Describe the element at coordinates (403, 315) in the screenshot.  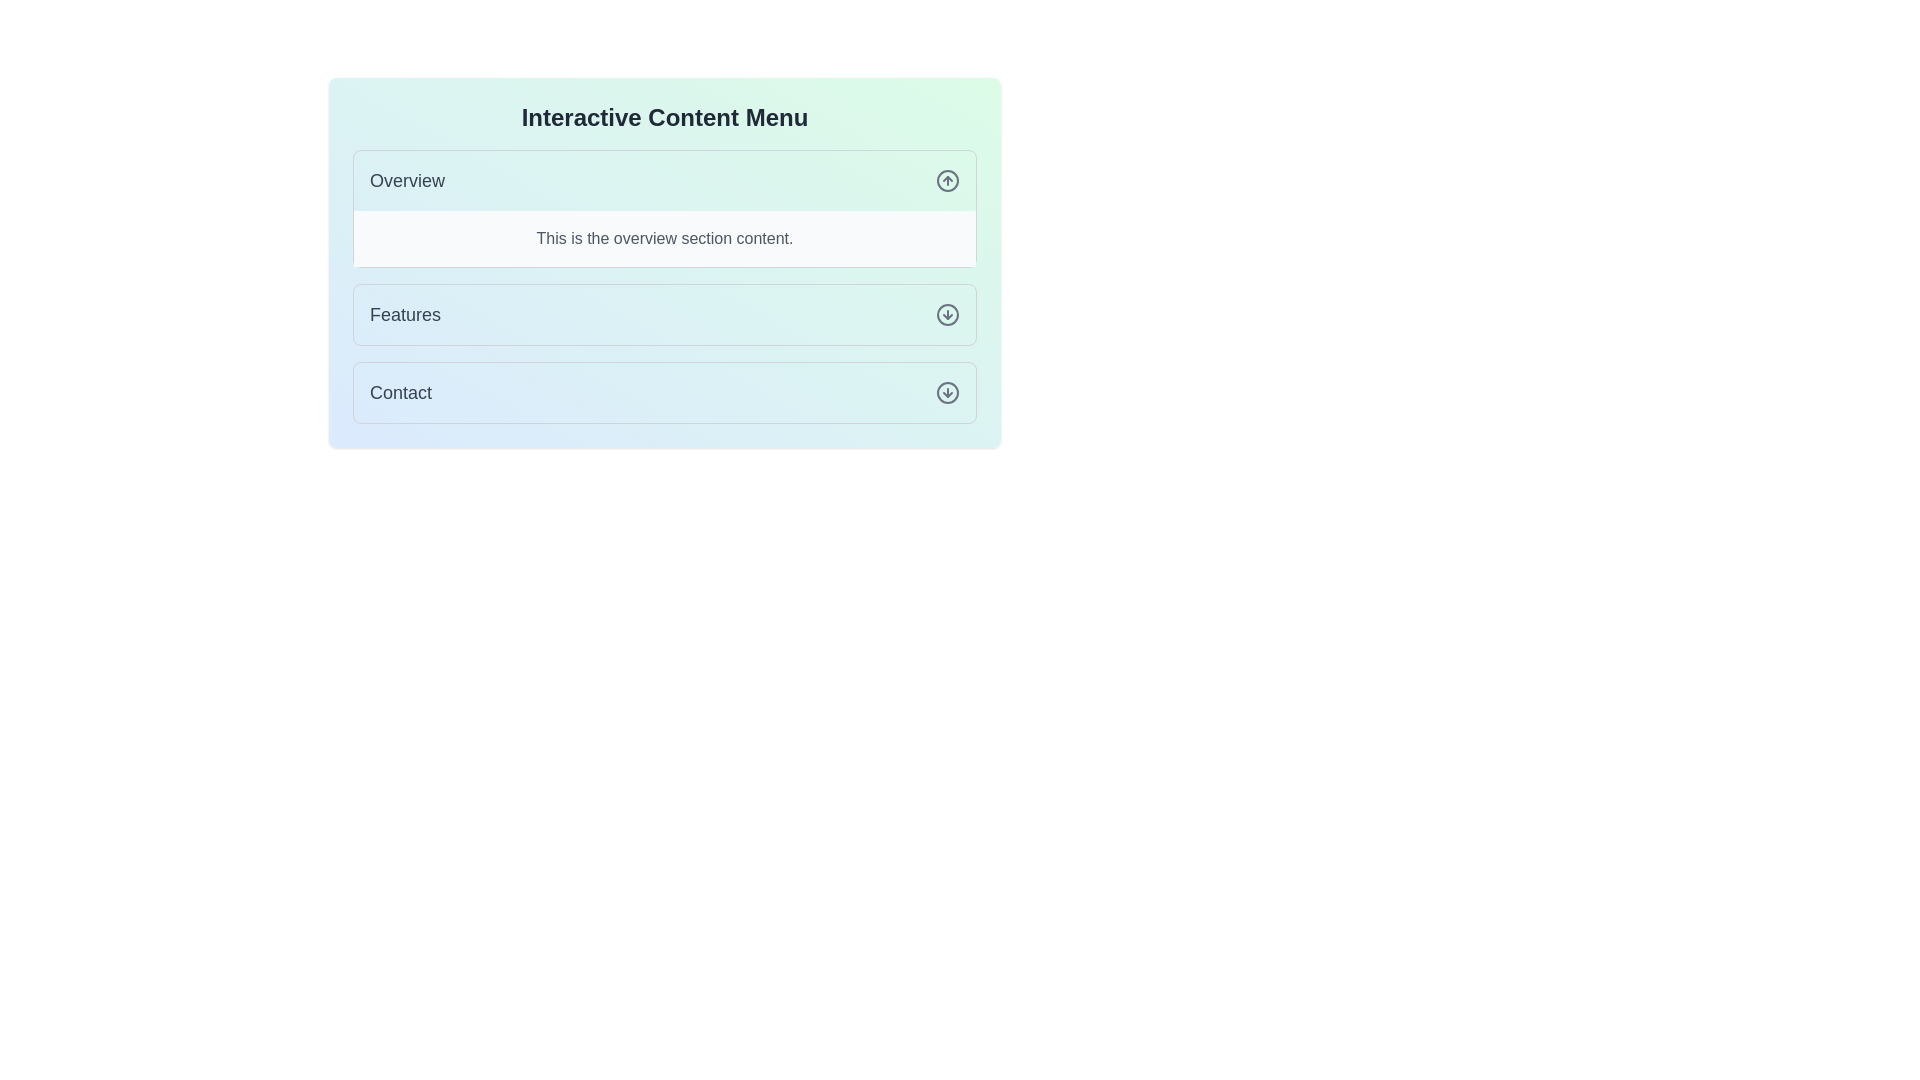
I see `the 'Features' navigation link located in the middle of the menu list, positioned between the 'Overview' and 'Contact' options` at that location.